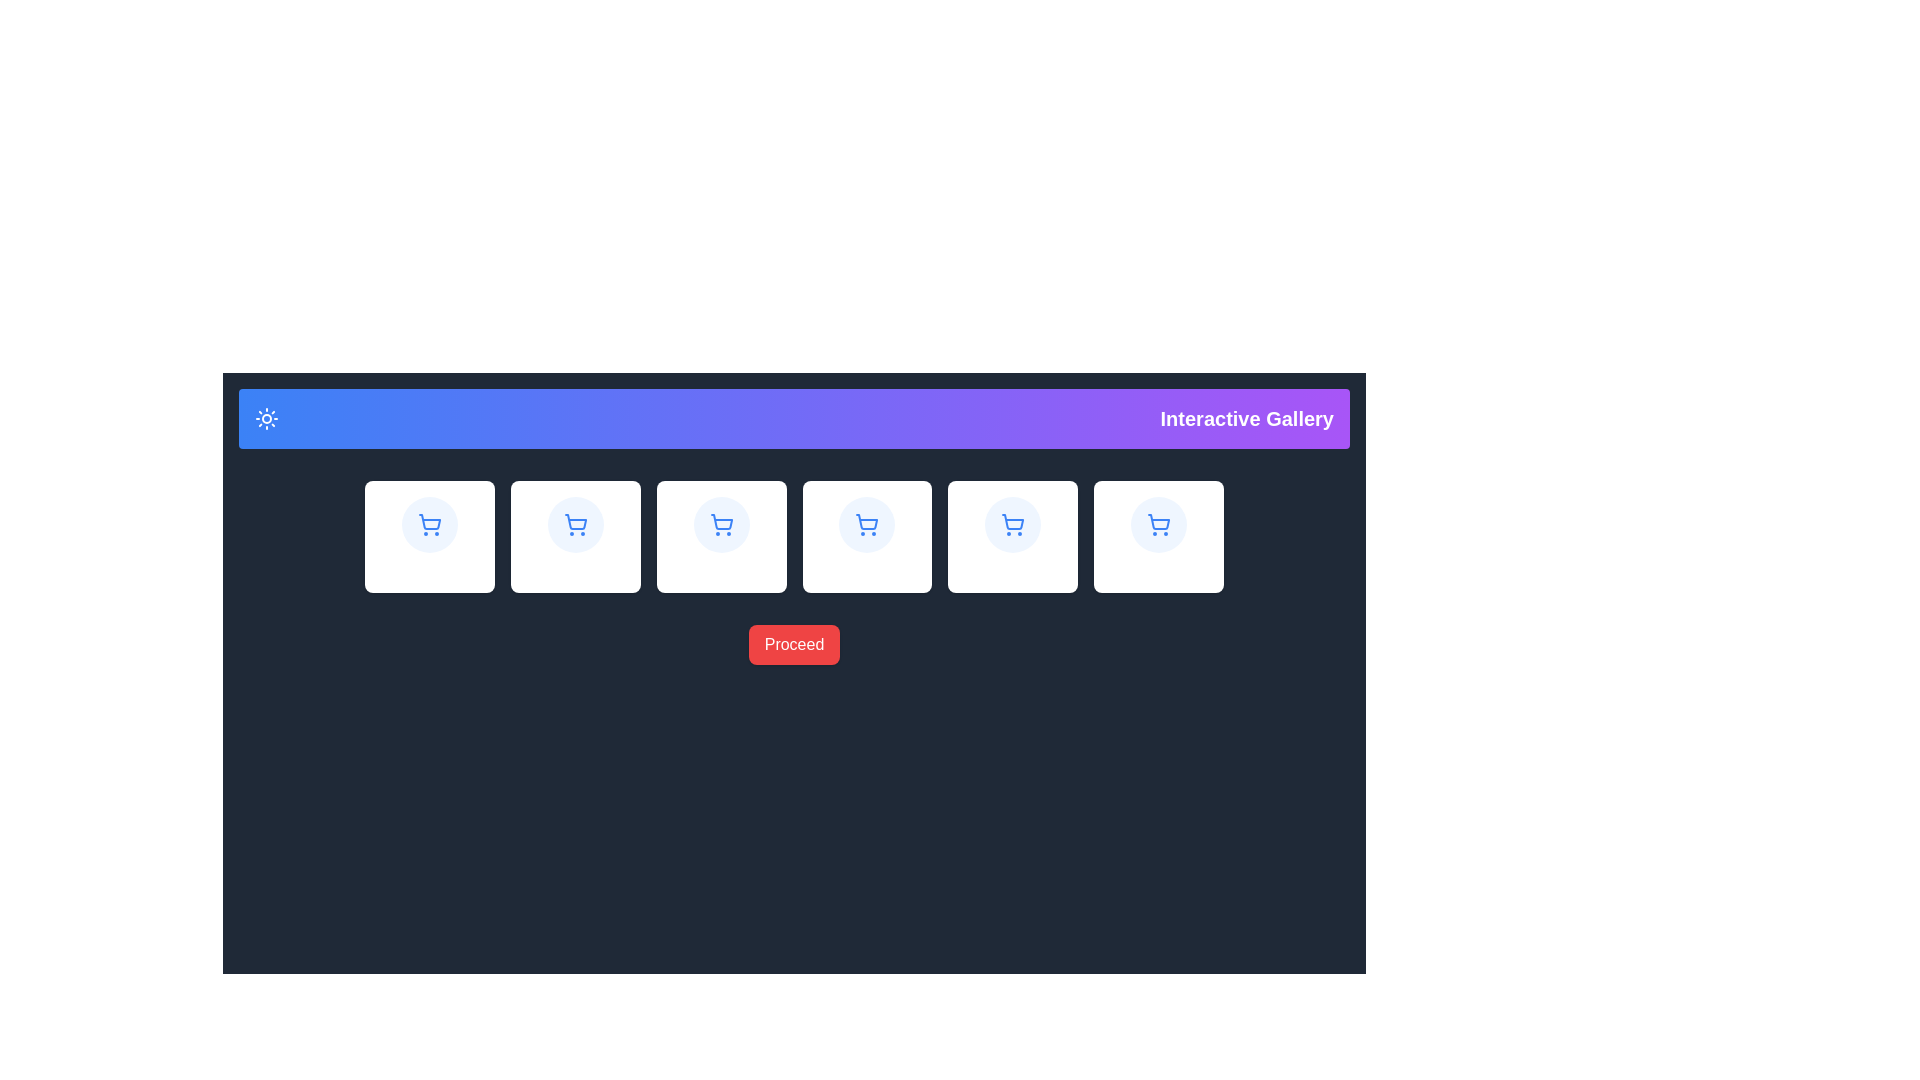  What do you see at coordinates (1246, 418) in the screenshot?
I see `text content of the 'Interactive Gallery' text label located at the upper right area of the gradient bar with a purple and blue background` at bounding box center [1246, 418].